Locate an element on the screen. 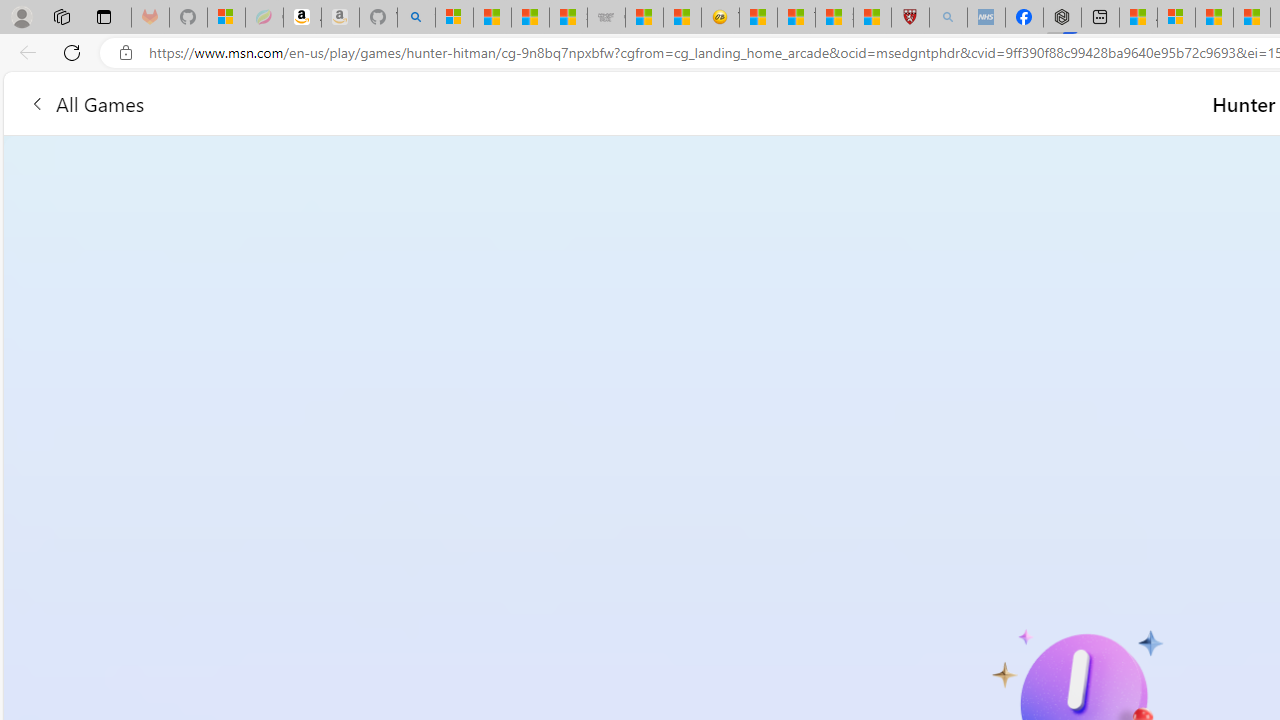 The image size is (1280, 720). 'Recipes - MSN' is located at coordinates (757, 17).